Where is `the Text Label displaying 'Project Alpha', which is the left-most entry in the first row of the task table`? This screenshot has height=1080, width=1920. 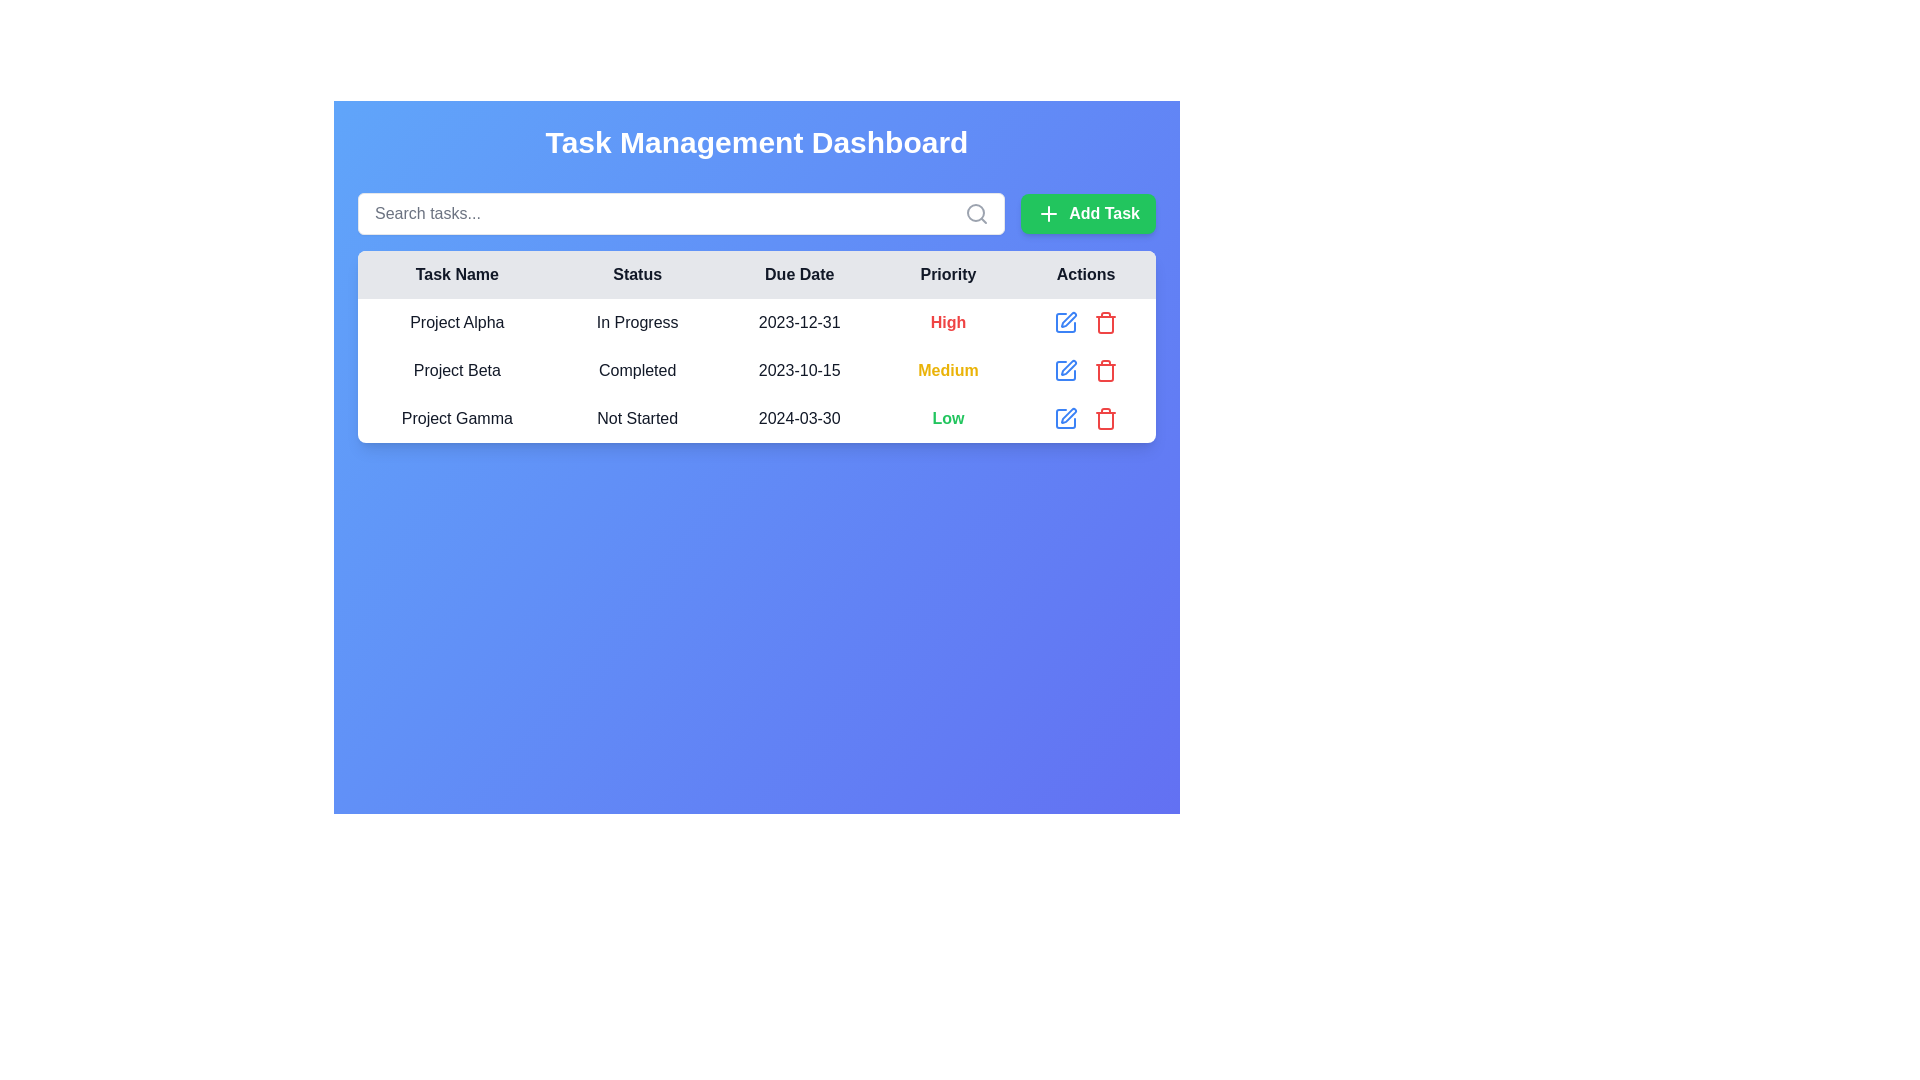 the Text Label displaying 'Project Alpha', which is the left-most entry in the first row of the task table is located at coordinates (456, 322).